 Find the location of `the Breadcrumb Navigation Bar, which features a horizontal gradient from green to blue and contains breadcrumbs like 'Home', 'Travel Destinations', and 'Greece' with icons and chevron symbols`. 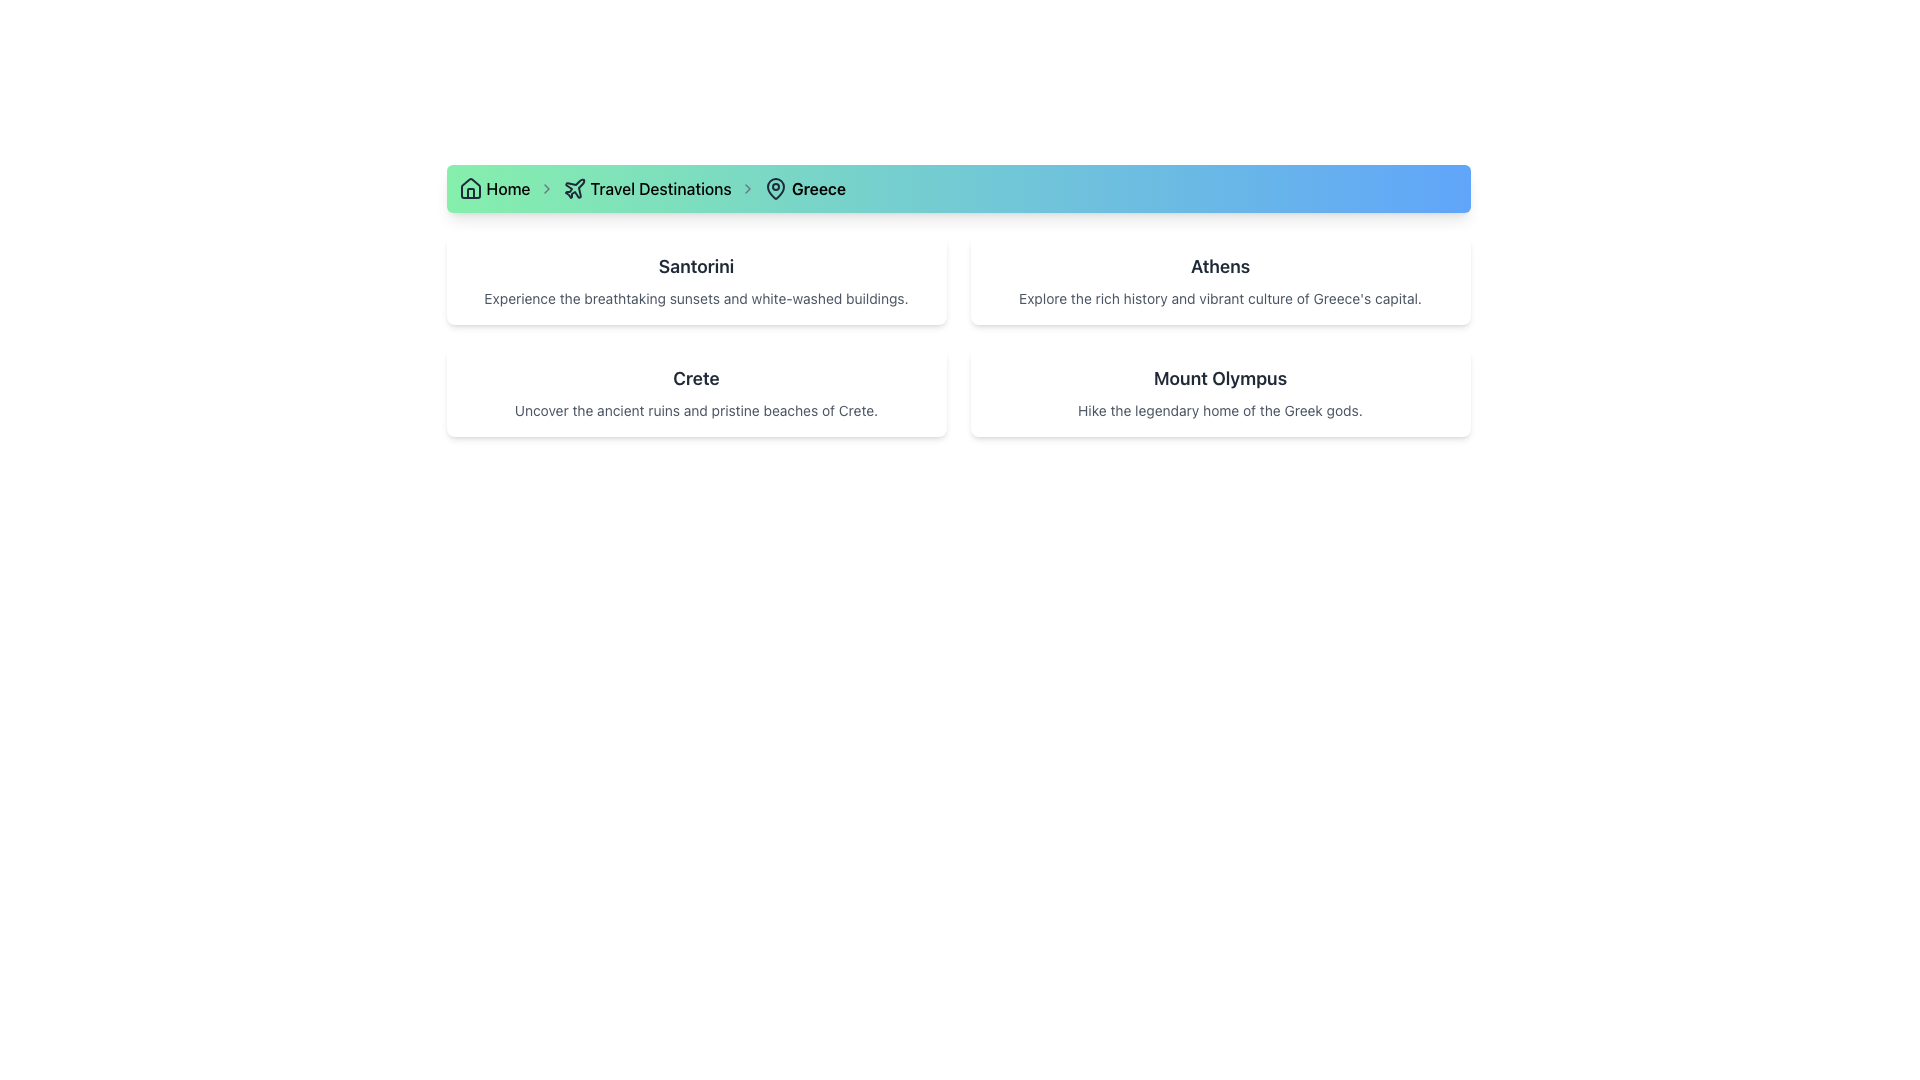

the Breadcrumb Navigation Bar, which features a horizontal gradient from green to blue and contains breadcrumbs like 'Home', 'Travel Destinations', and 'Greece' with icons and chevron symbols is located at coordinates (957, 189).